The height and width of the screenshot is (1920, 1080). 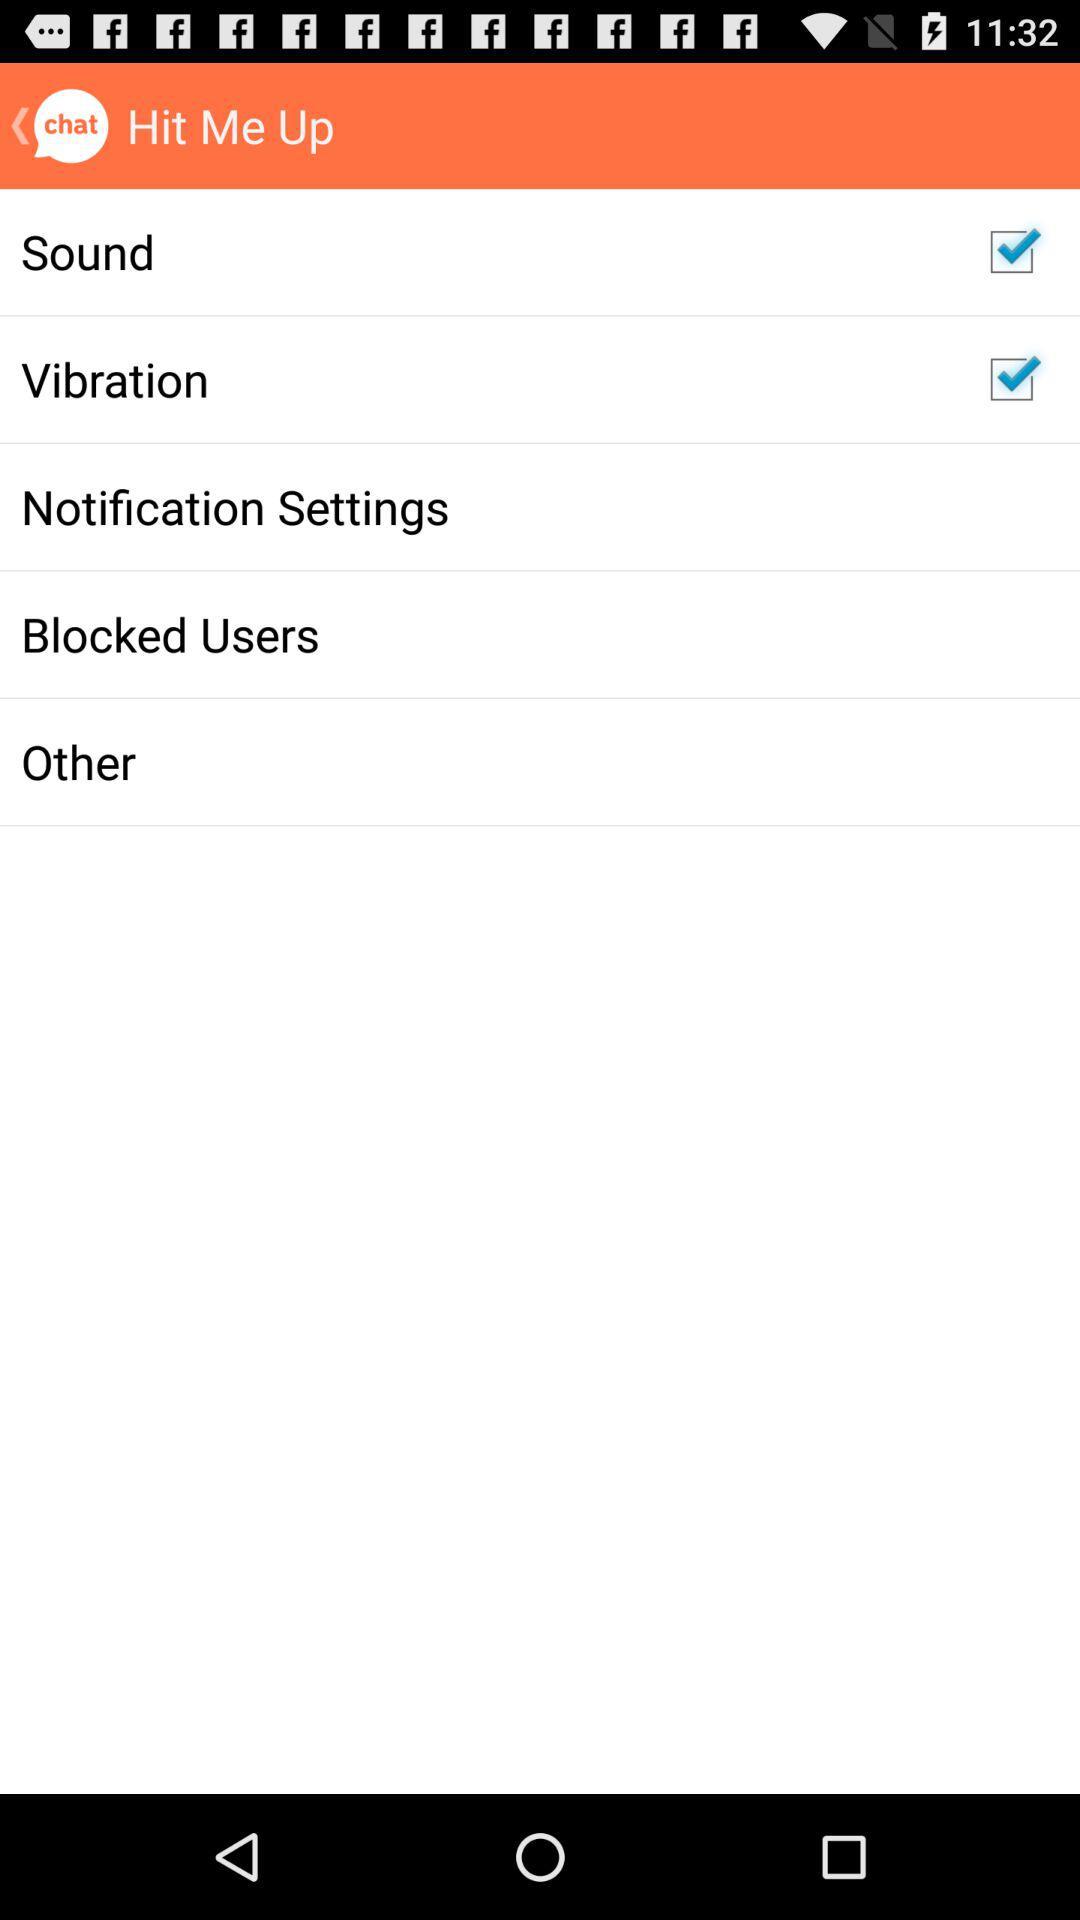 What do you see at coordinates (1011, 379) in the screenshot?
I see `vibration mode is on` at bounding box center [1011, 379].